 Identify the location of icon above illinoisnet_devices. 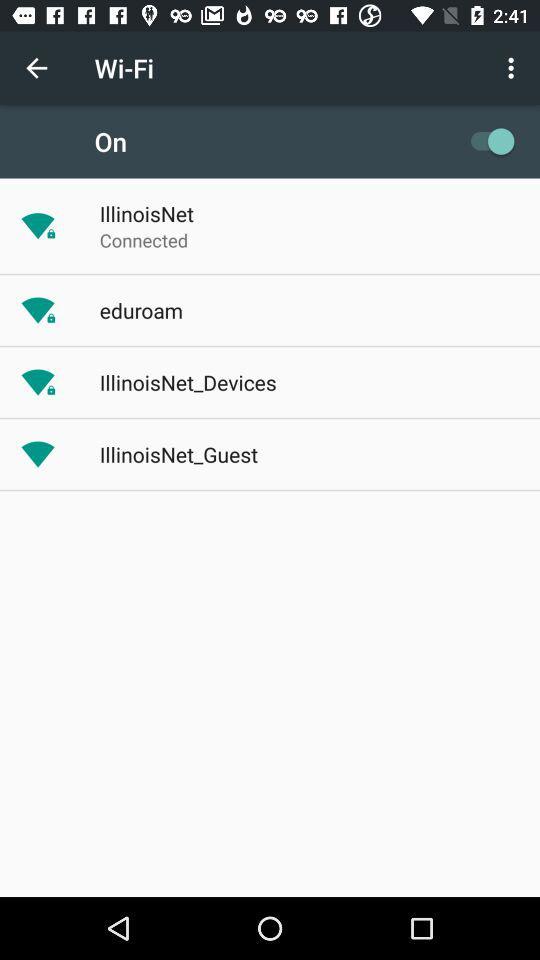
(140, 310).